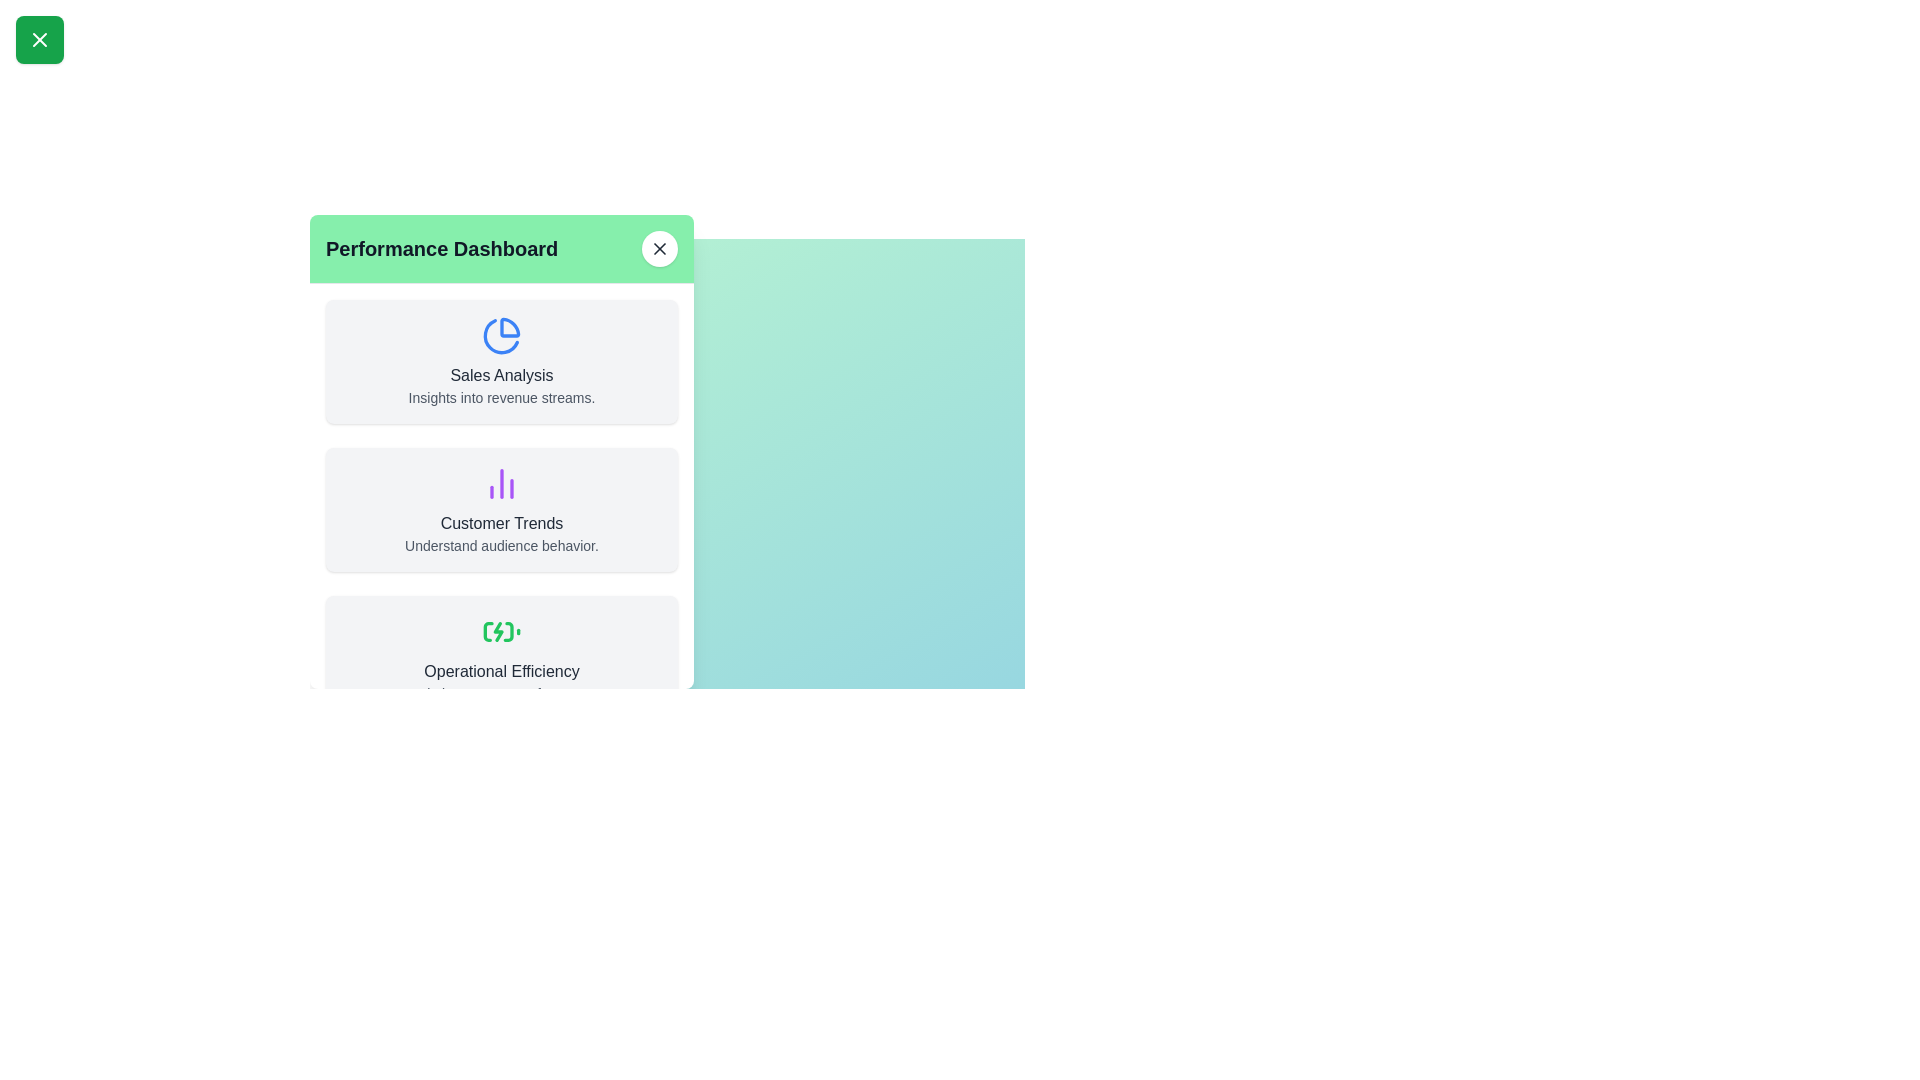 This screenshot has width=1920, height=1080. What do you see at coordinates (502, 523) in the screenshot?
I see `text displayed on the text label located below the purple bar chart icon and above the 'Understand audience behavior' text` at bounding box center [502, 523].